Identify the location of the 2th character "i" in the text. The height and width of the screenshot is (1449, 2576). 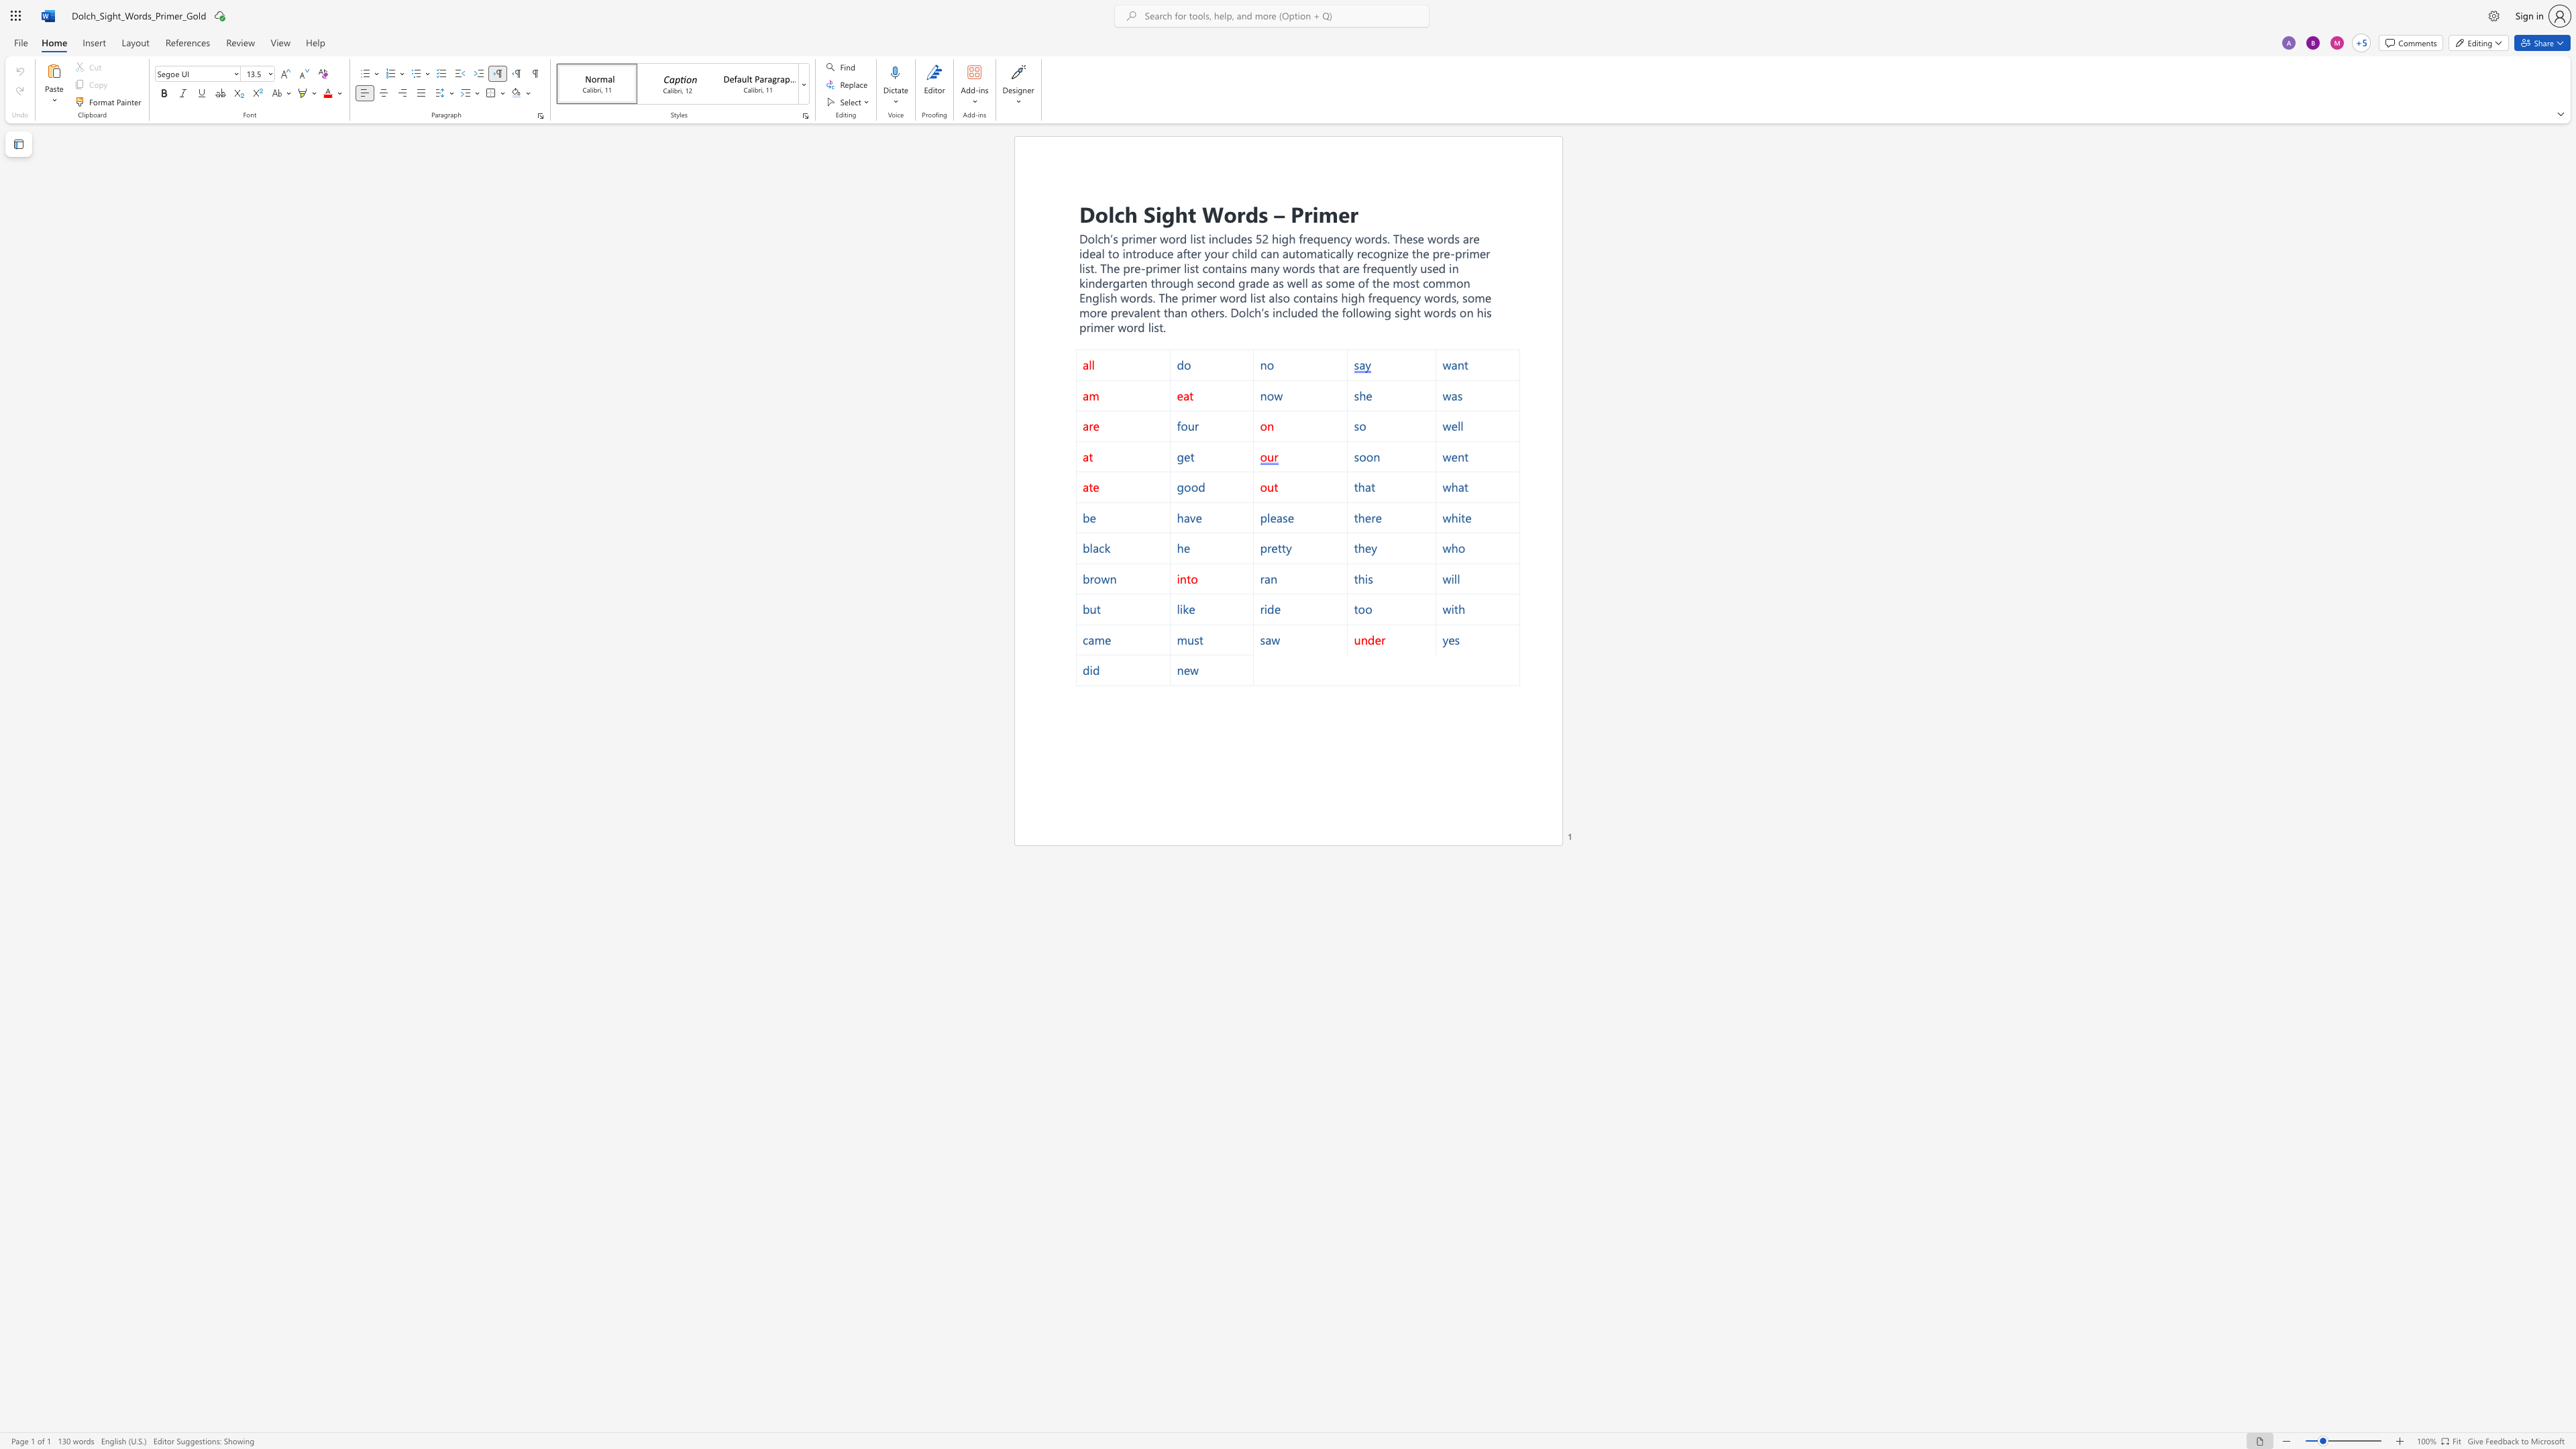
(1315, 213).